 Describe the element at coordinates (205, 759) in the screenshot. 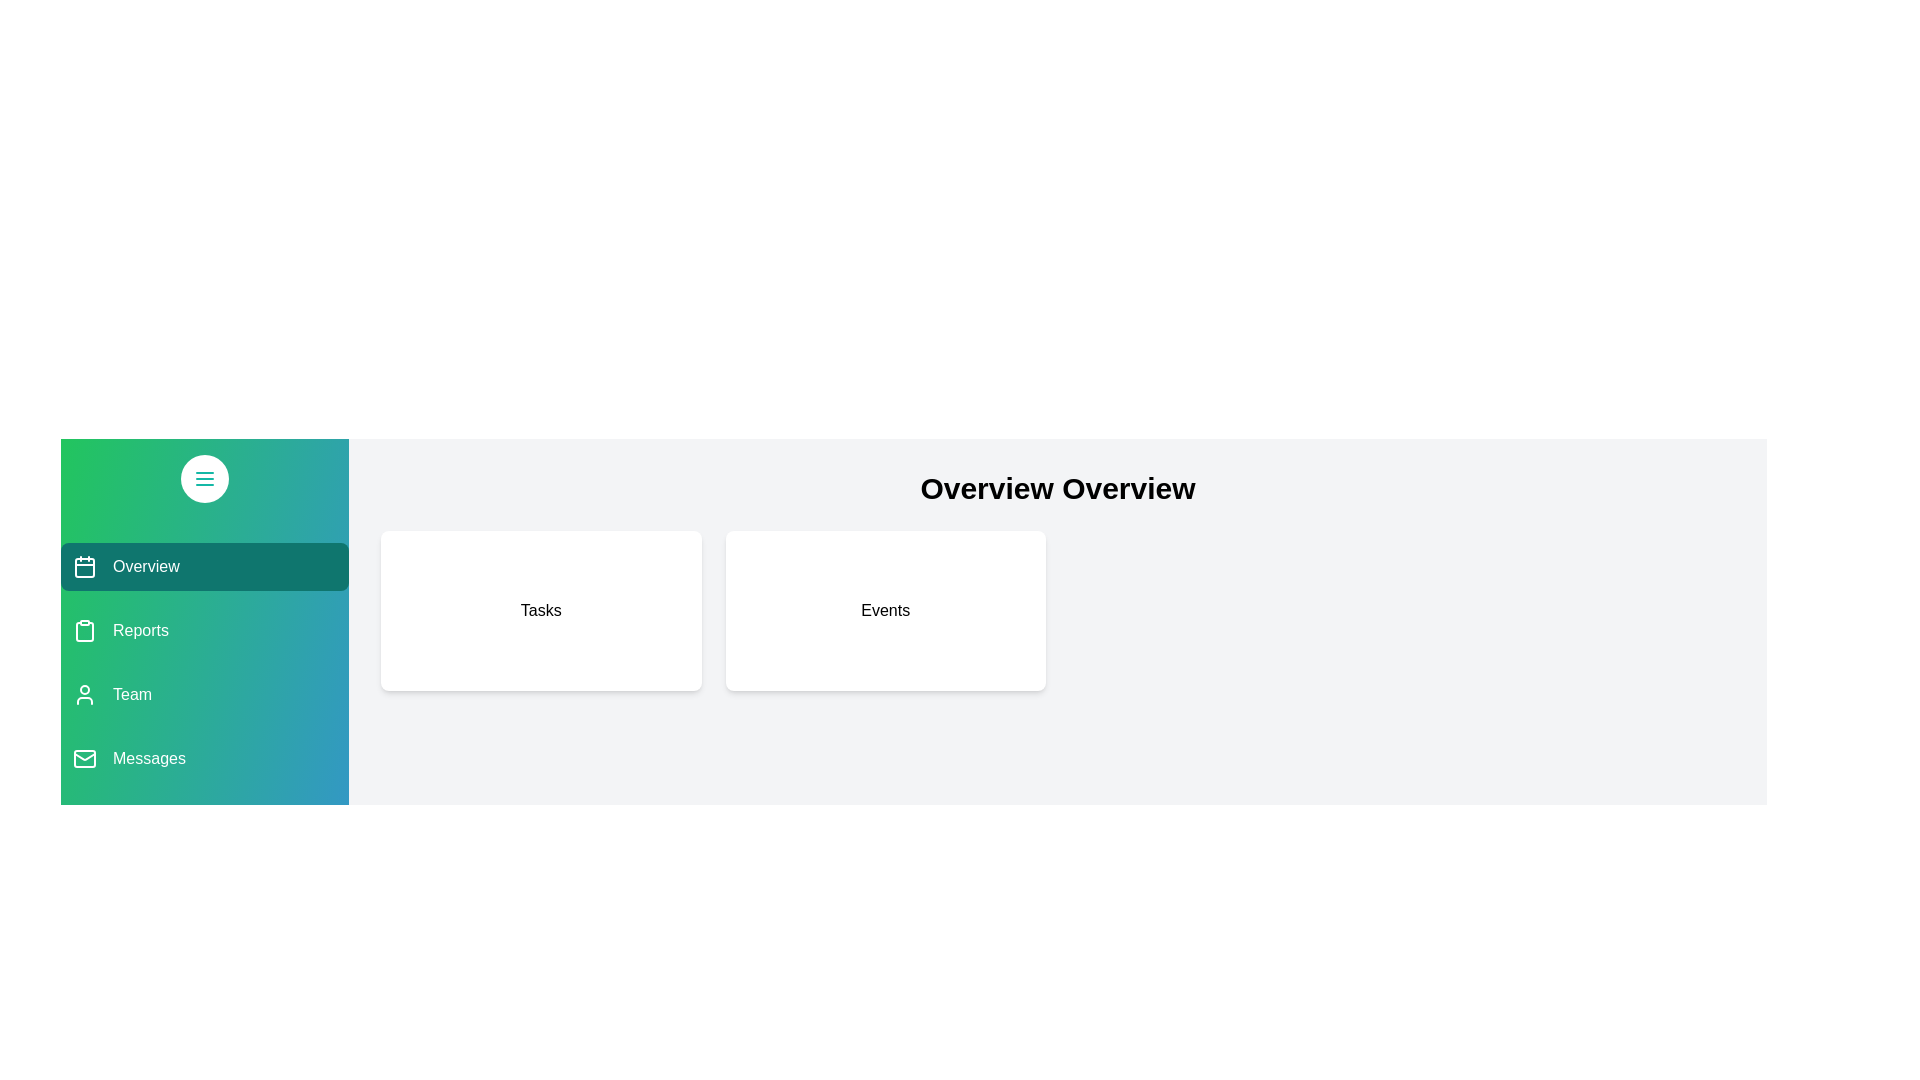

I see `the menu item labeled 'Messages' to see its hover effect` at that location.